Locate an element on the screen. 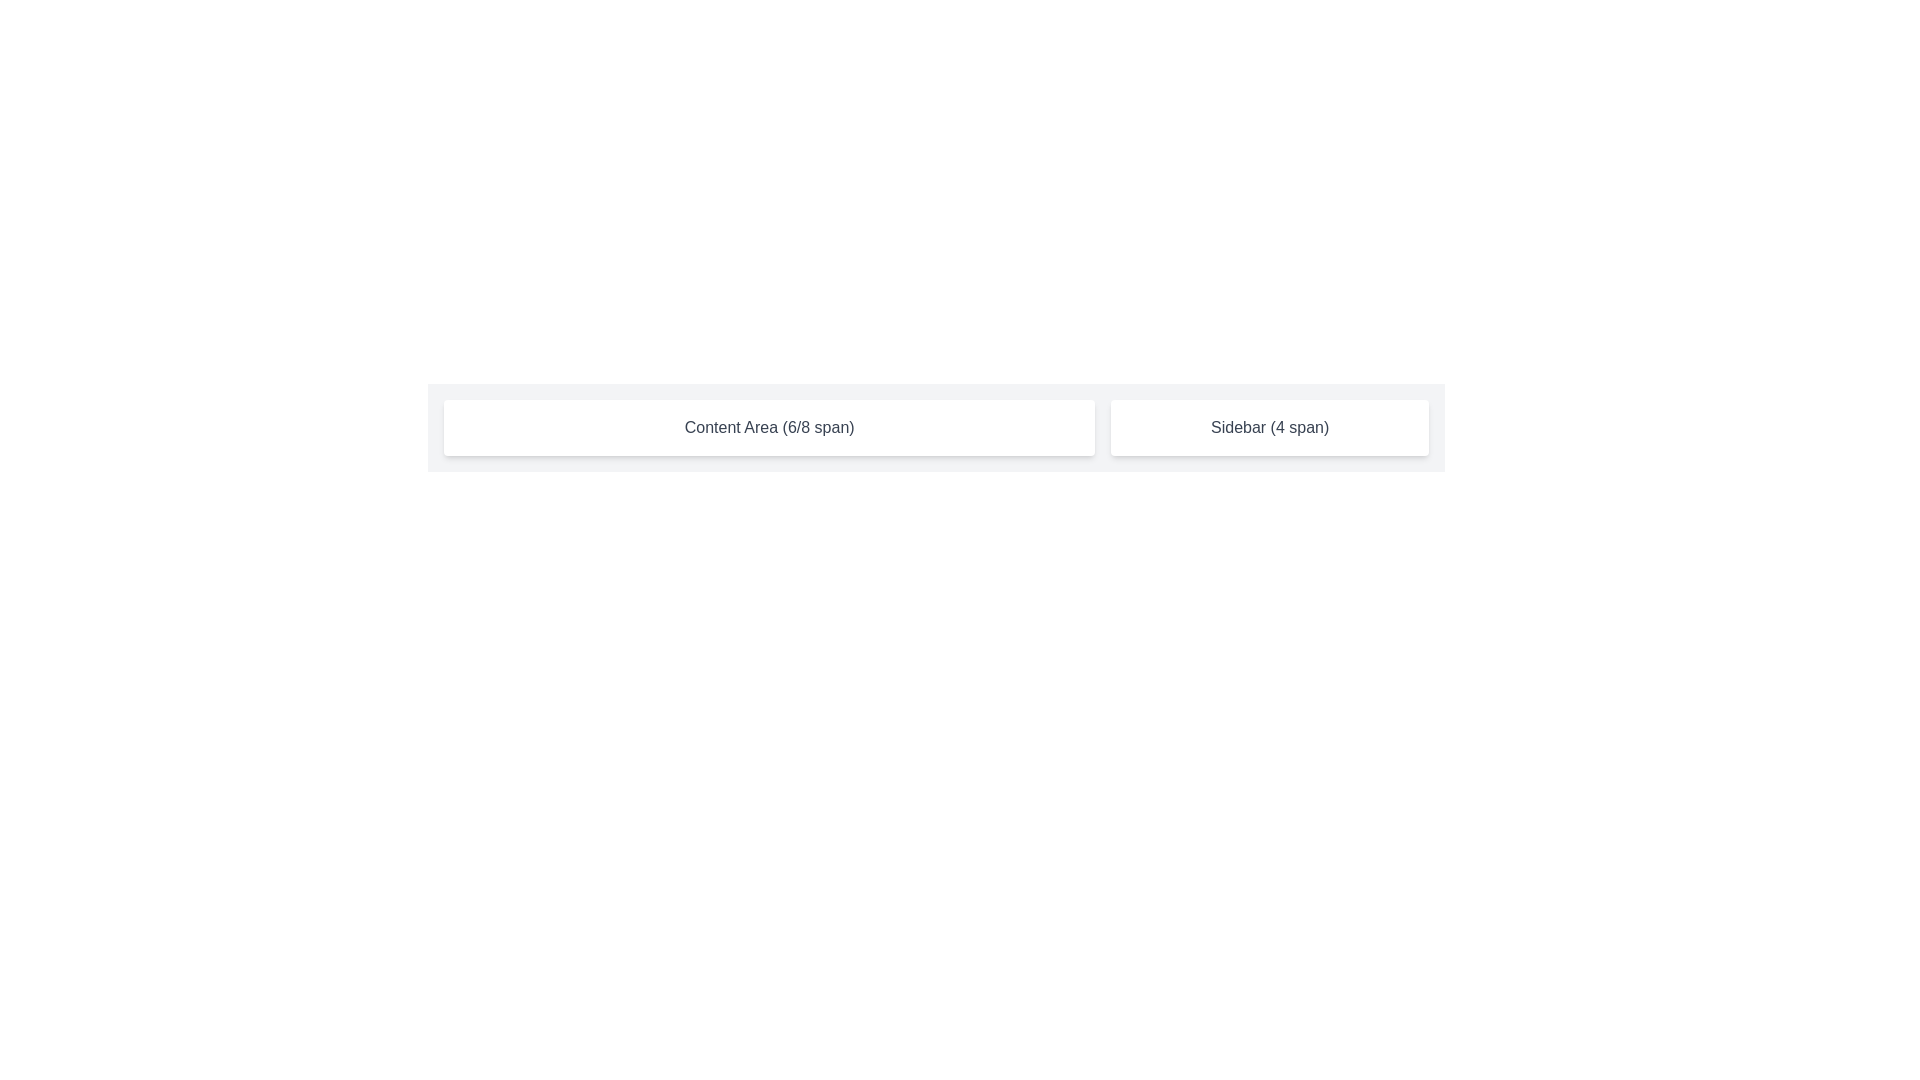 This screenshot has width=1920, height=1080. the Text label that describes the content section of the layout, which is centered horizontally in the primary content area on the left is located at coordinates (768, 427).